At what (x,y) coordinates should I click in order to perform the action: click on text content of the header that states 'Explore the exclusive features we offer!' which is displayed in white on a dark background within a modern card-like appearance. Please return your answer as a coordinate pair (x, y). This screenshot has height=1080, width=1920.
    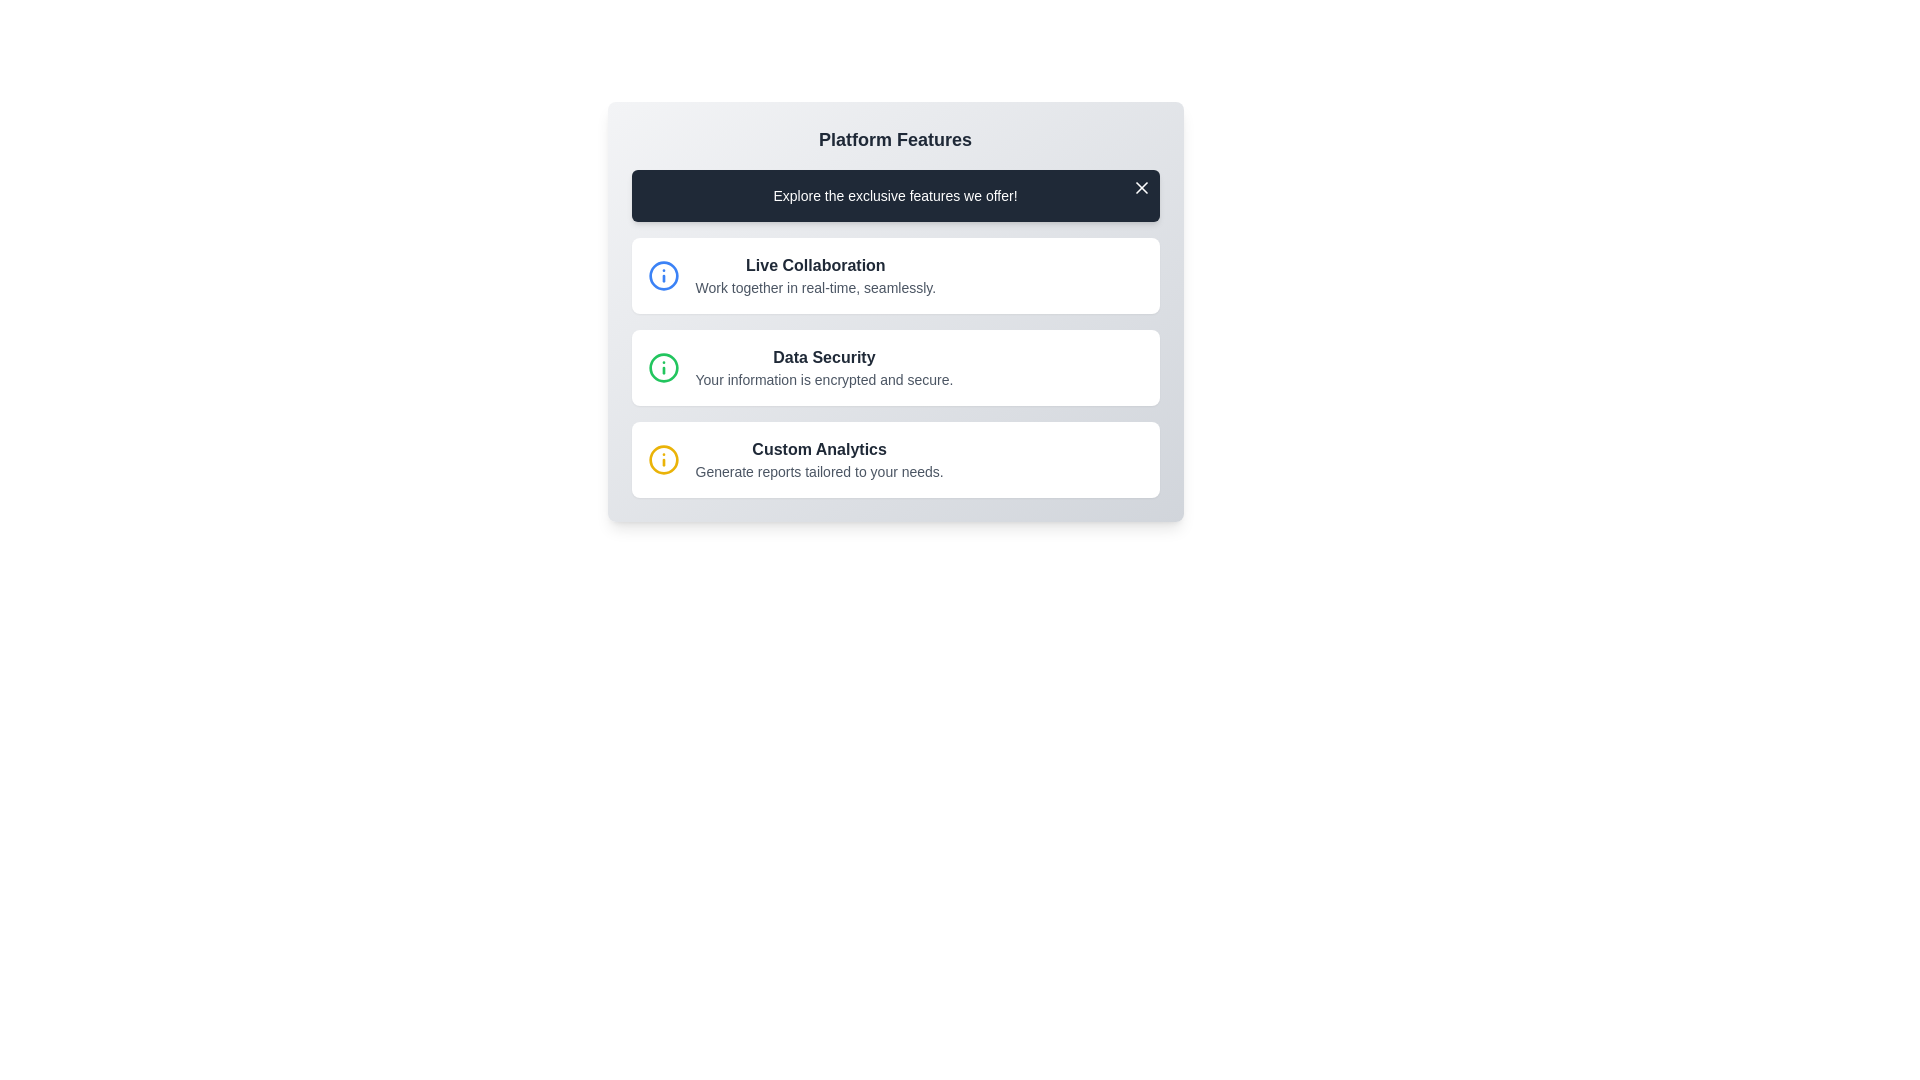
    Looking at the image, I should click on (894, 196).